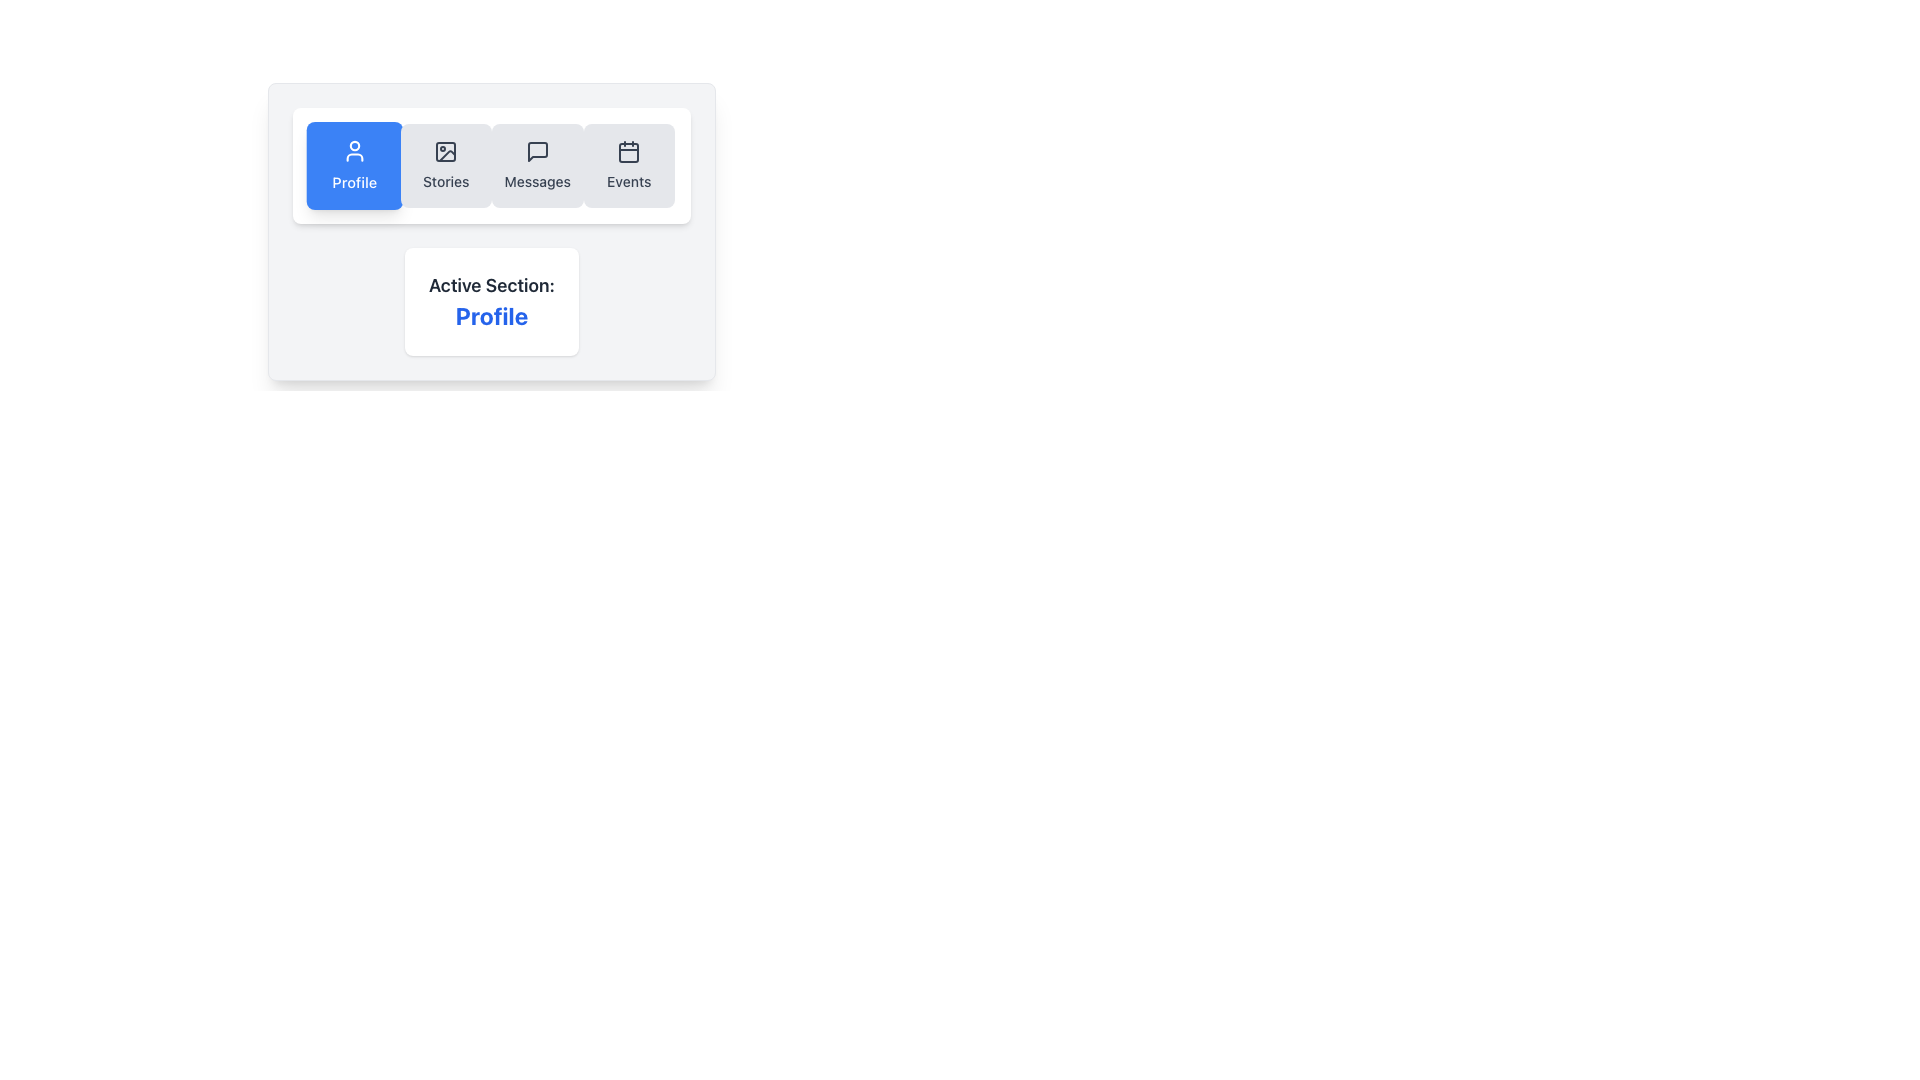  Describe the element at coordinates (445, 150) in the screenshot. I see `the 'Stories' icon in the navigation bar` at that location.